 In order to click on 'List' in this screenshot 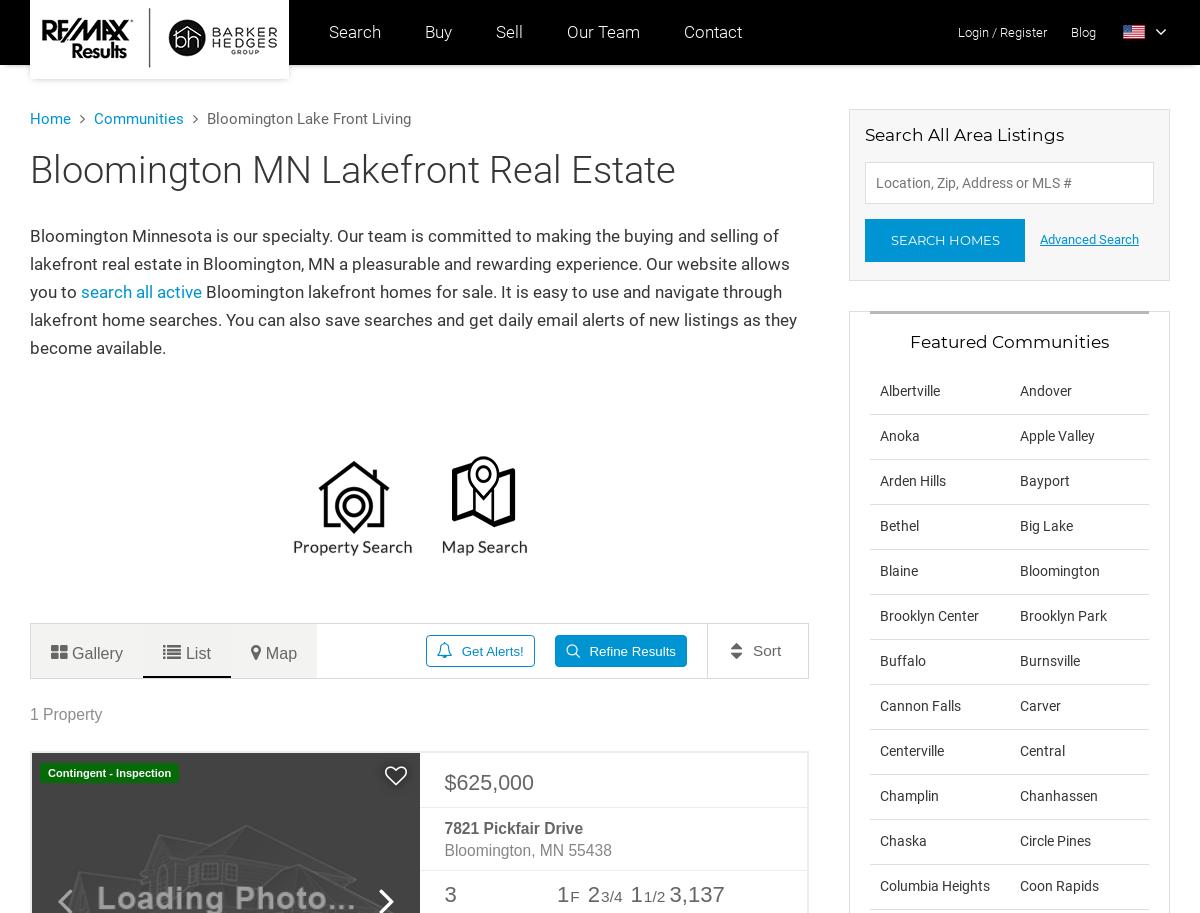, I will do `click(196, 650)`.